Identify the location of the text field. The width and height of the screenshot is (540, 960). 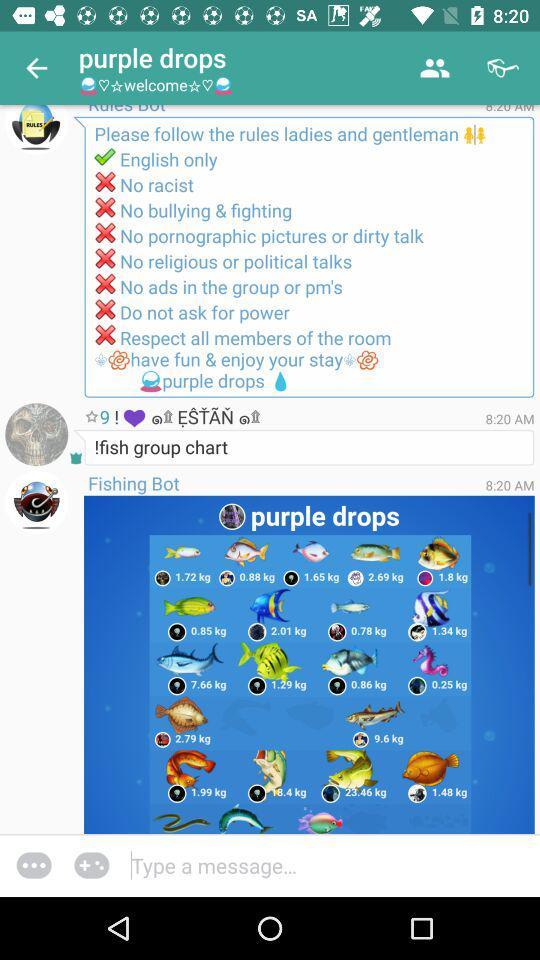
(333, 864).